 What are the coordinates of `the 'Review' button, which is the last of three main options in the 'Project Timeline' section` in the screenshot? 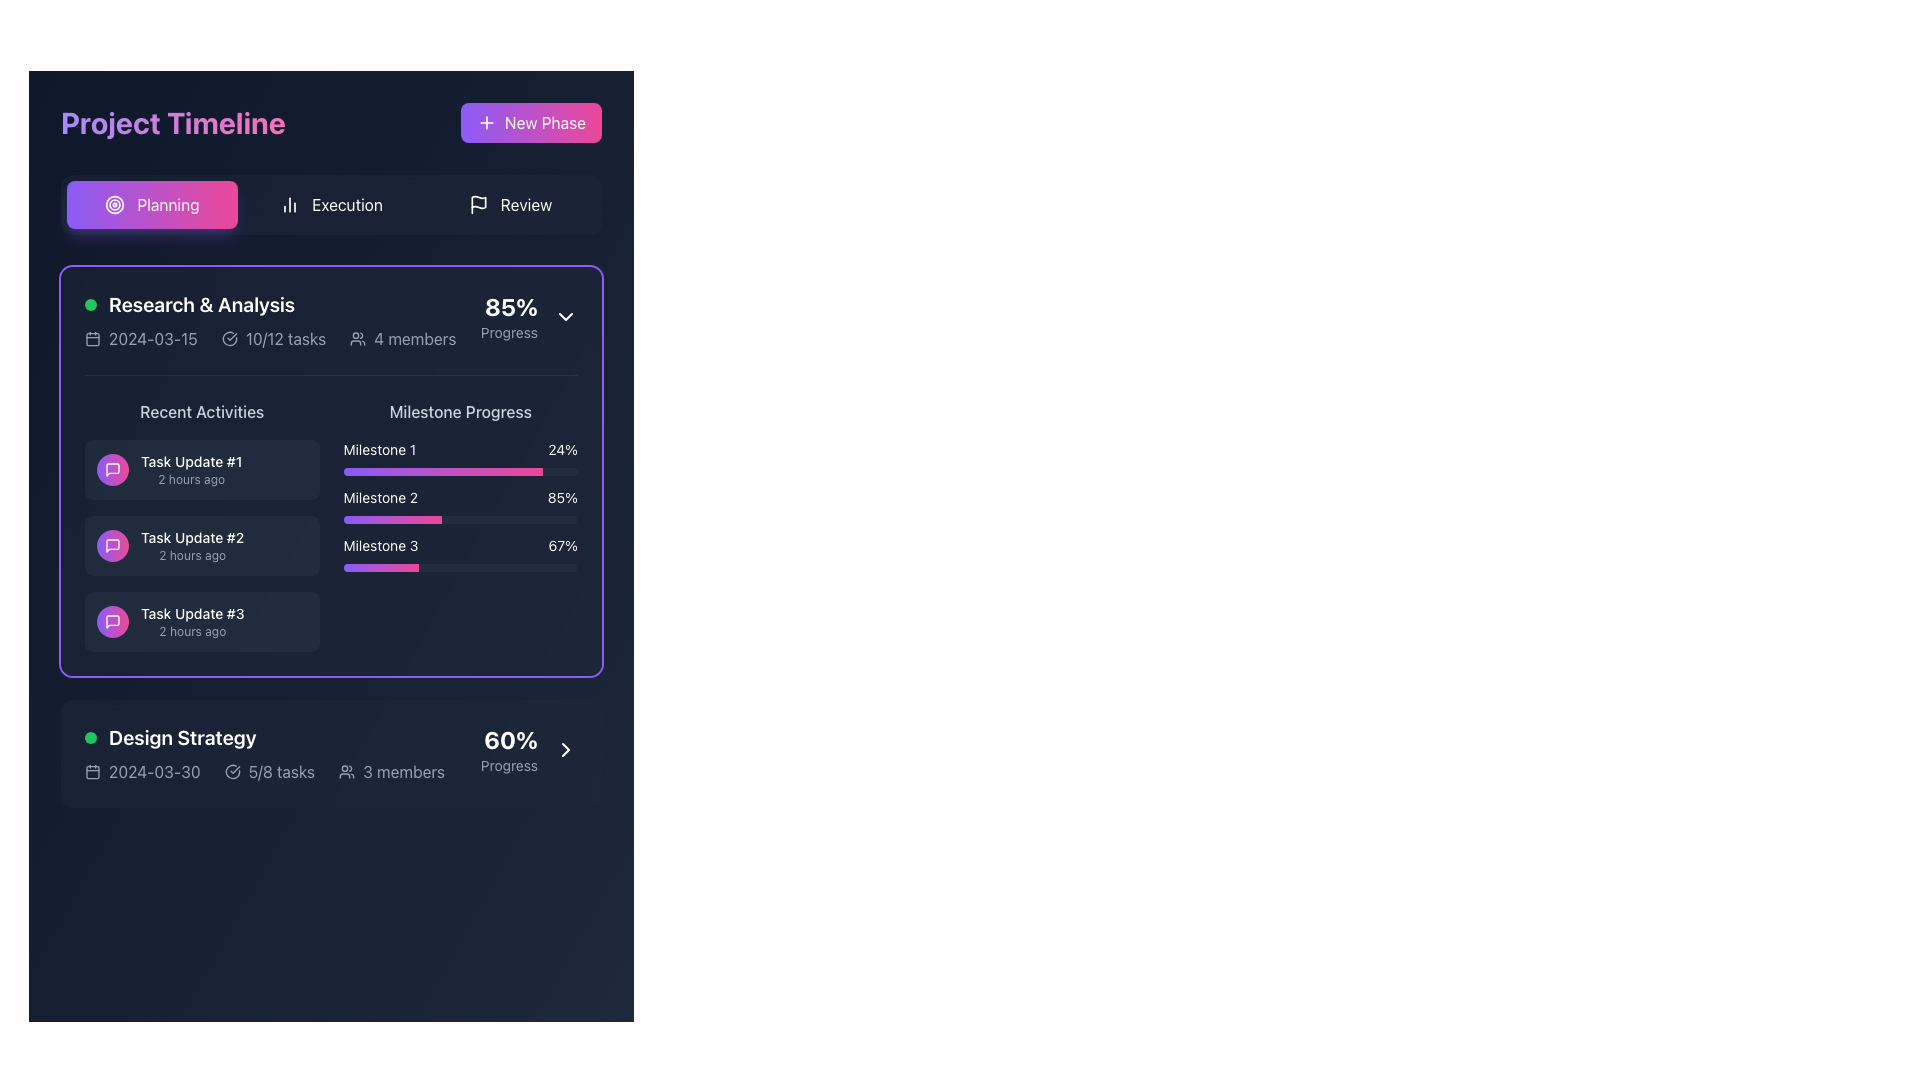 It's located at (510, 204).